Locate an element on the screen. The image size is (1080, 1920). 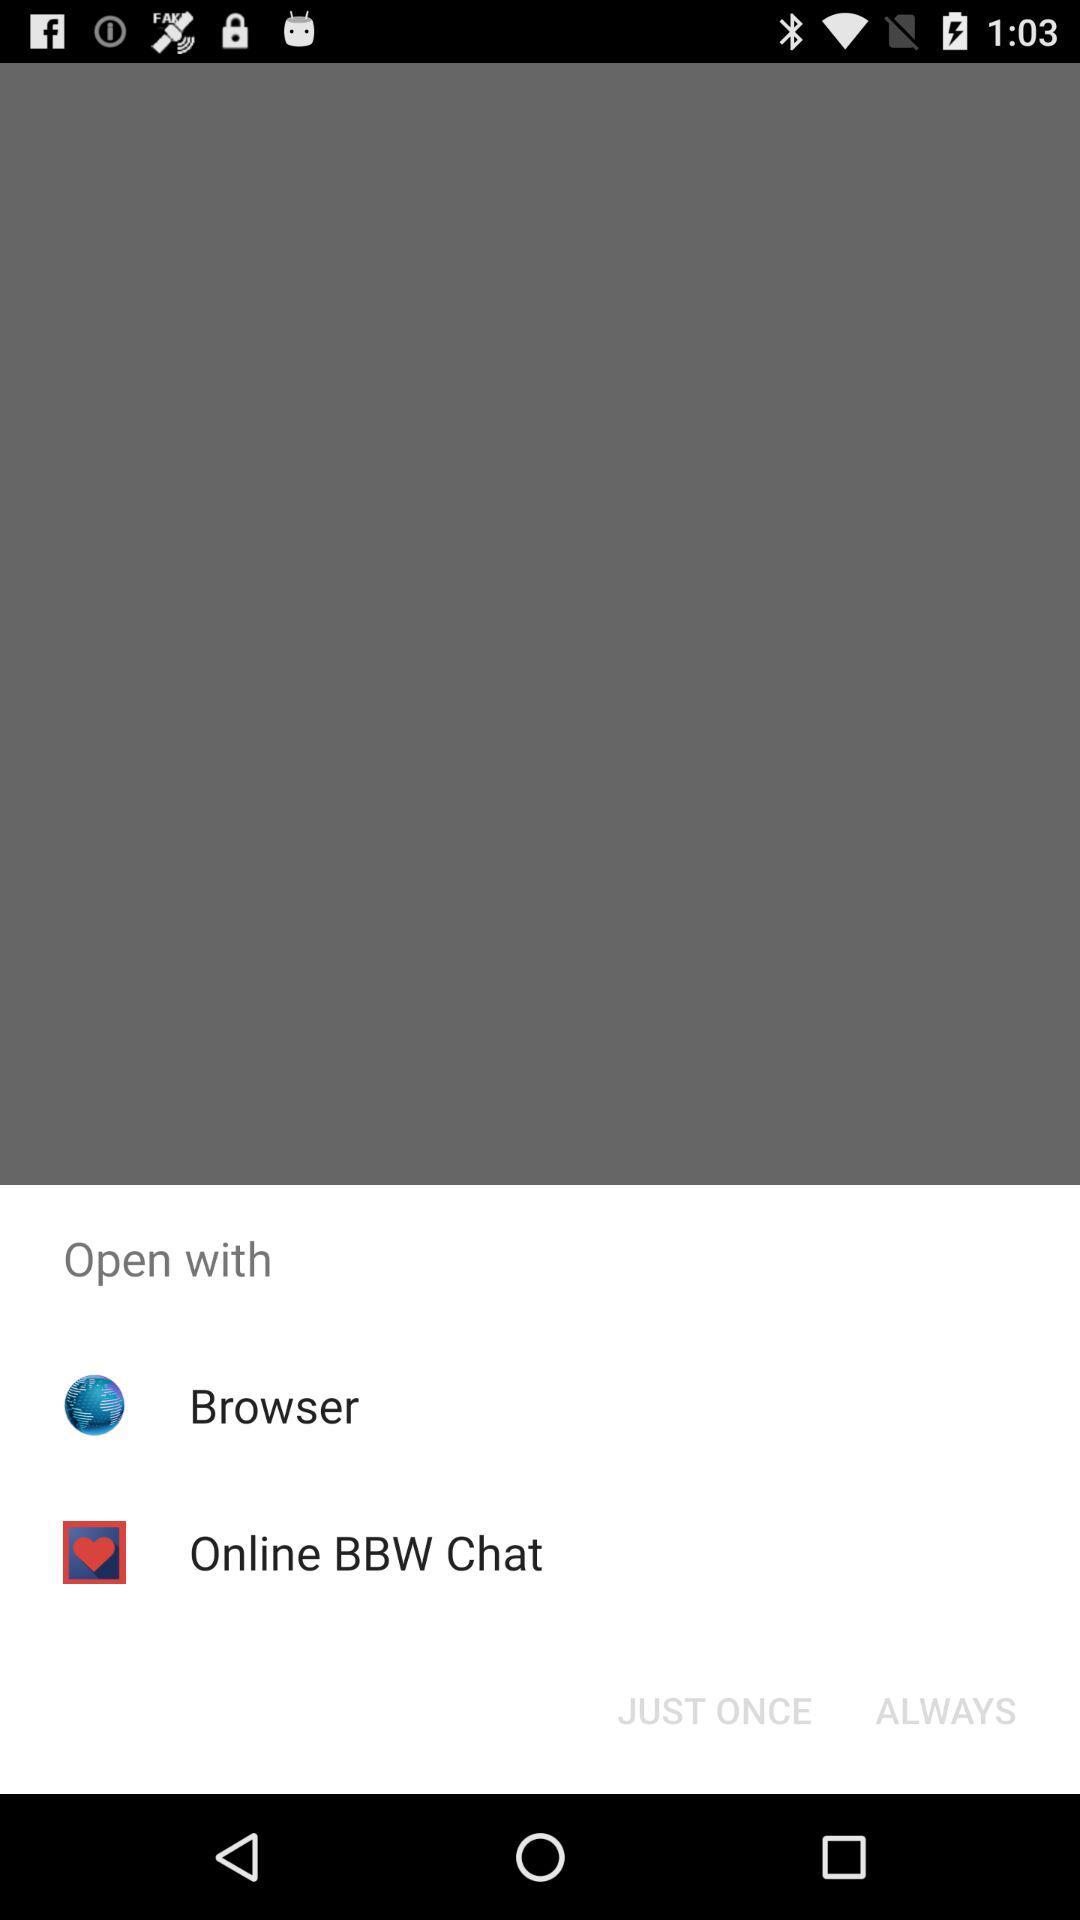
the app above online bbw chat icon is located at coordinates (274, 1404).